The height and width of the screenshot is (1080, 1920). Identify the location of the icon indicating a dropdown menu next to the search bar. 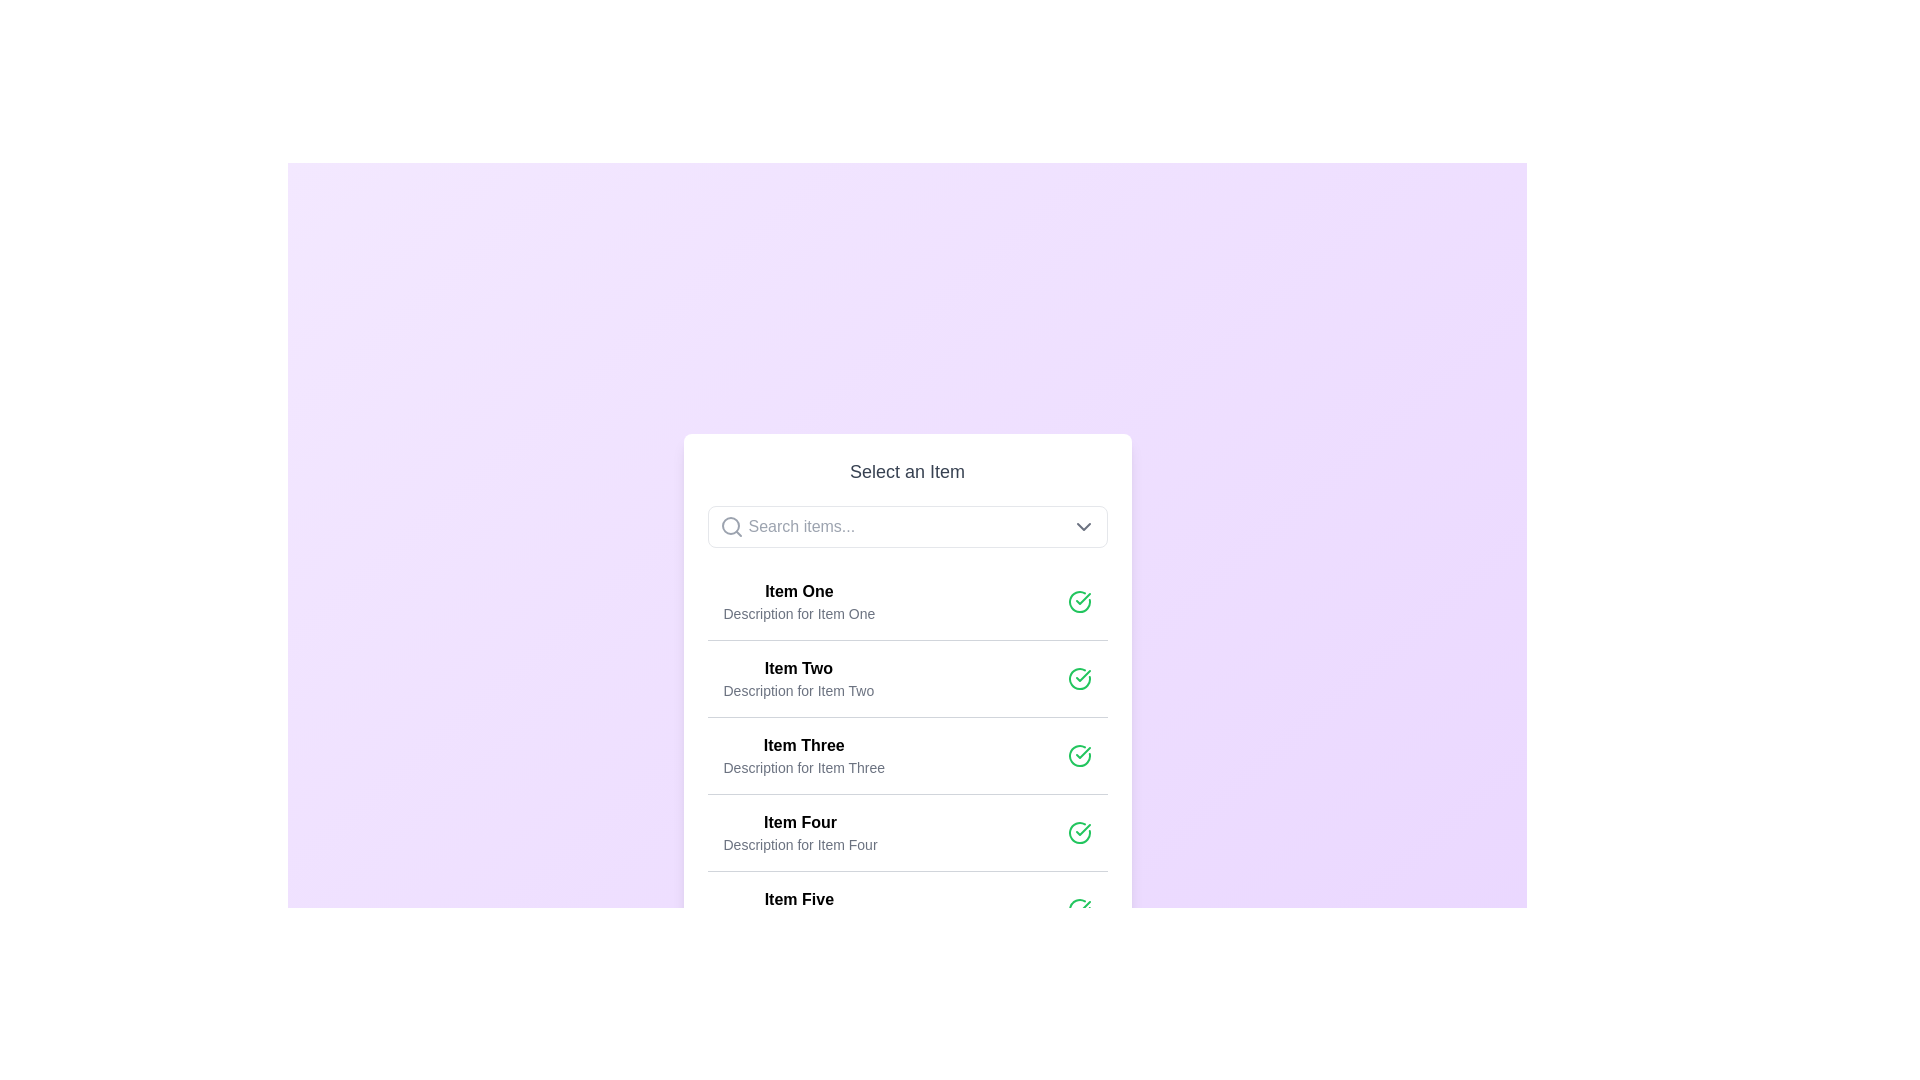
(1082, 526).